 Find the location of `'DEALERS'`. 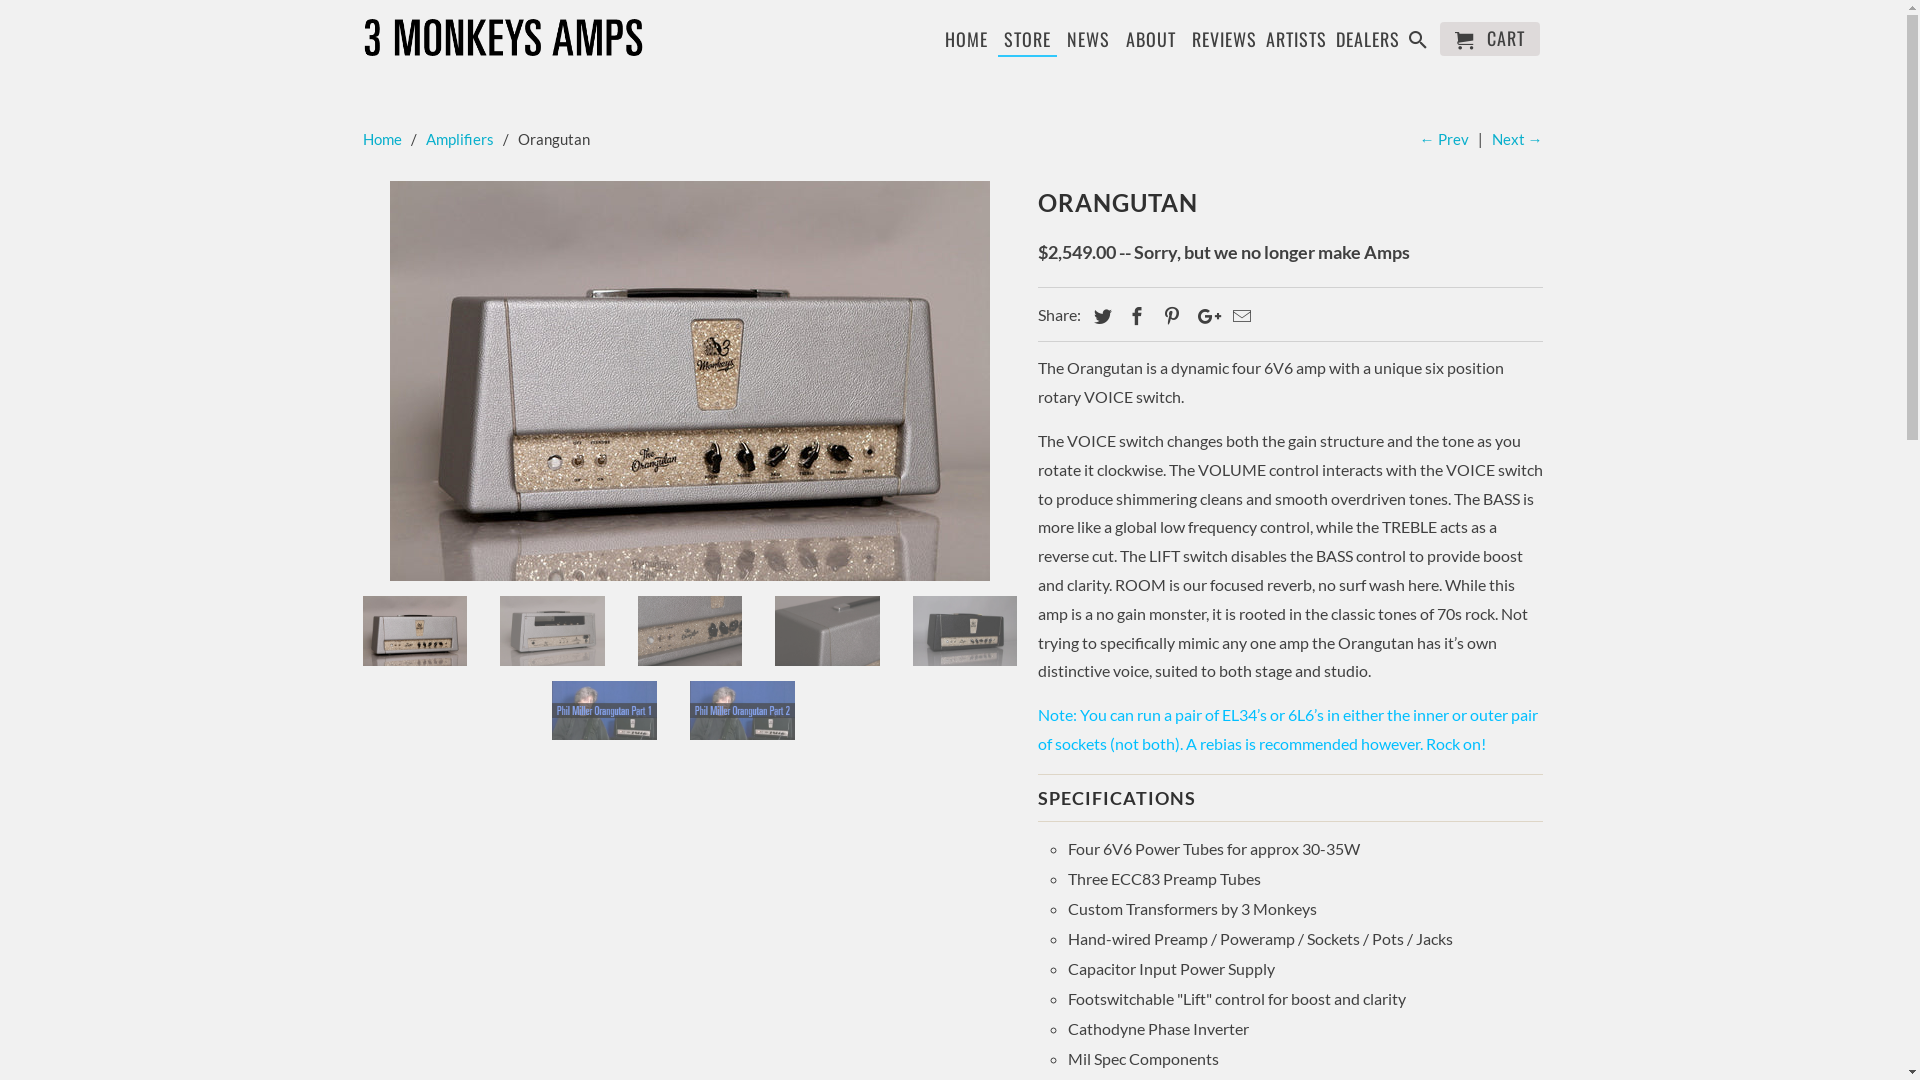

'DEALERS' is located at coordinates (1367, 42).